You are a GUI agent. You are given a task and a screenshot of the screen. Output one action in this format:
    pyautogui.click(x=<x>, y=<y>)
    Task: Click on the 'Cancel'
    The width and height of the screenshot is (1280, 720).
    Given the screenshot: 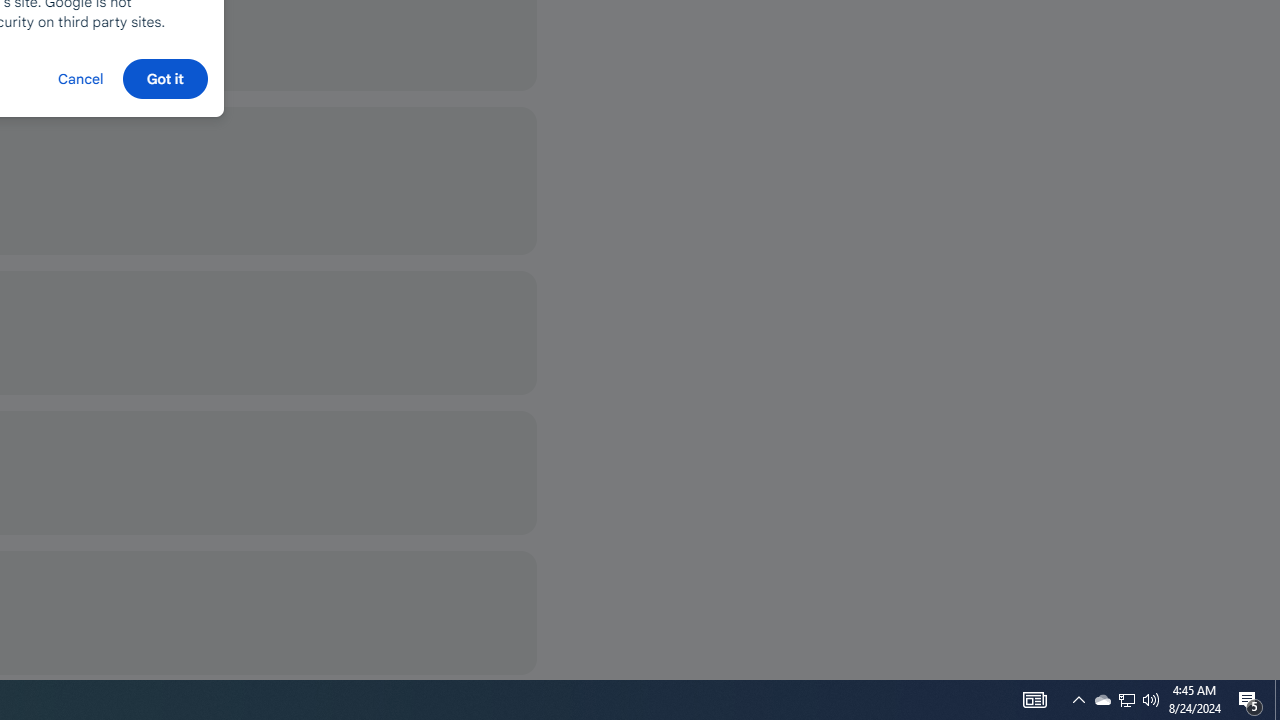 What is the action you would take?
    pyautogui.click(x=80, y=77)
    